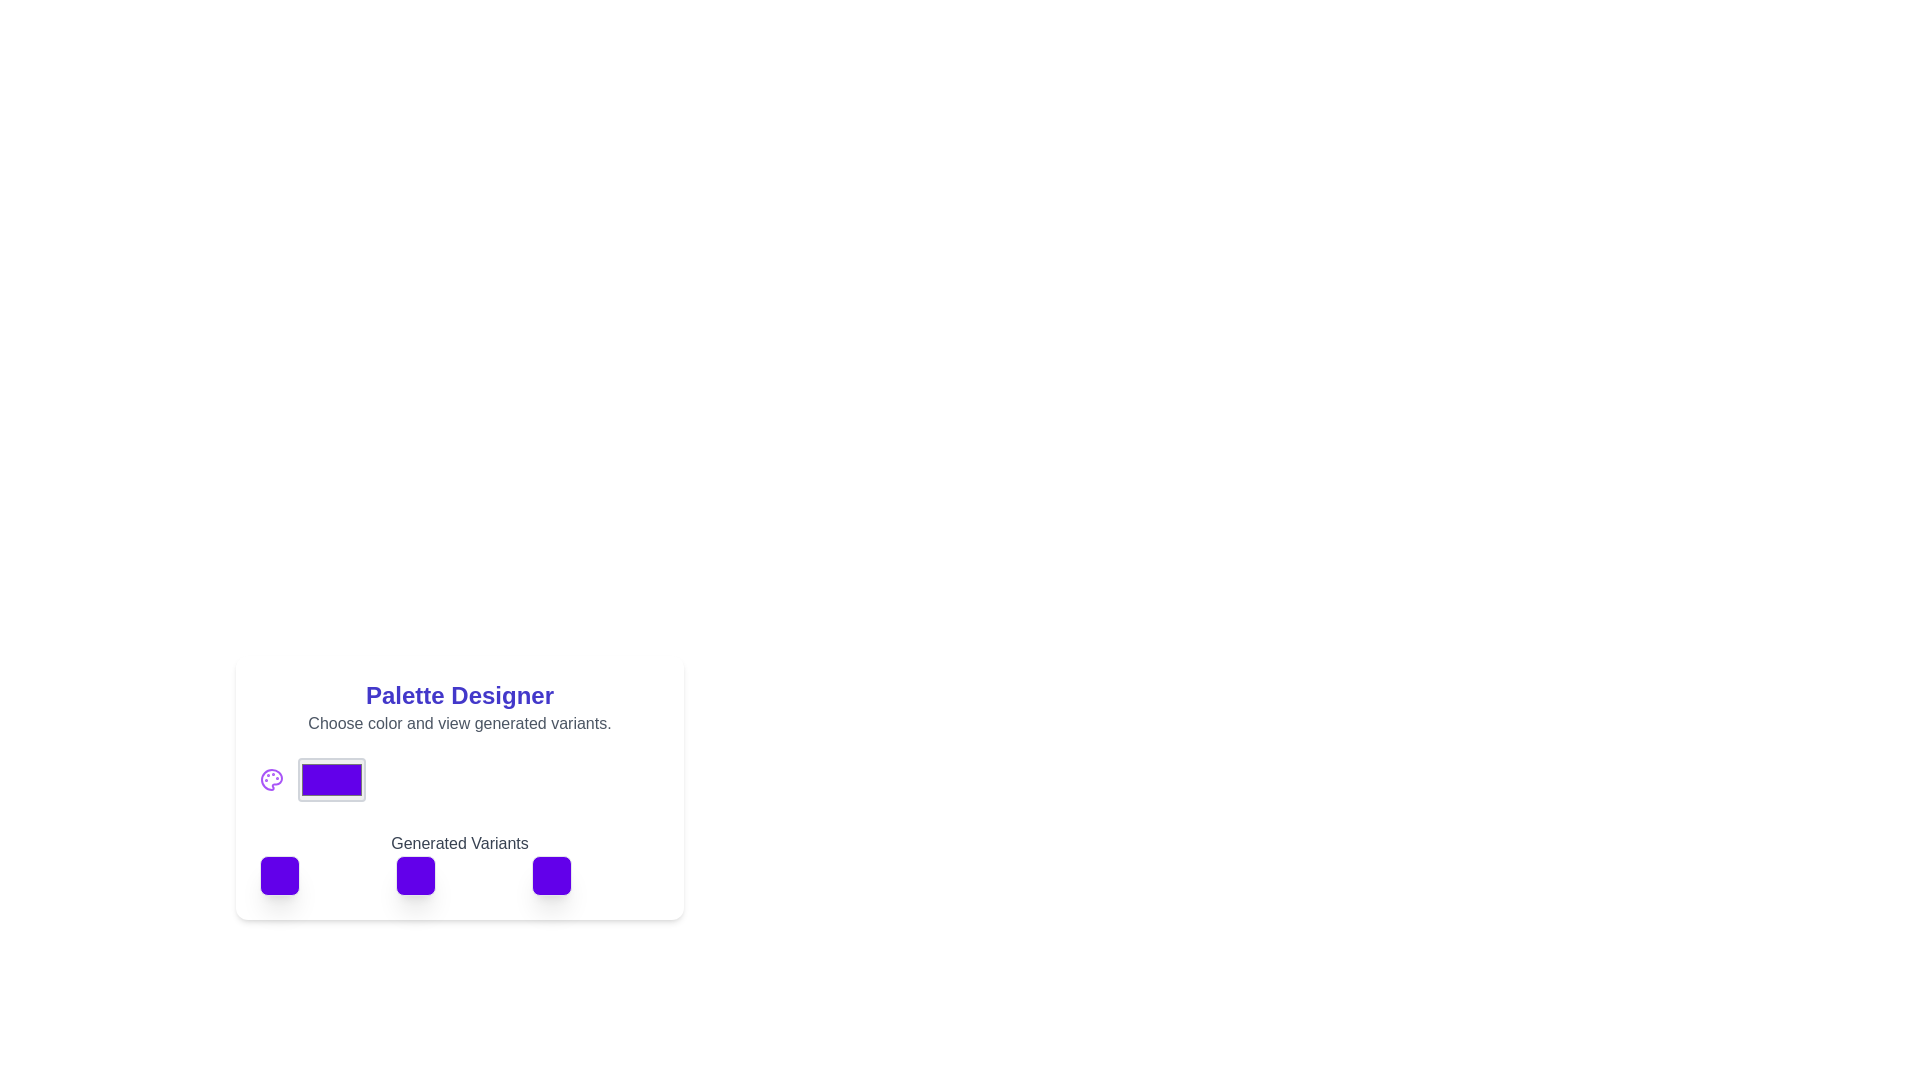 The height and width of the screenshot is (1080, 1920). I want to click on the composed text element containing a title and a subtitle, located at the top section of the card component, so click(459, 707).